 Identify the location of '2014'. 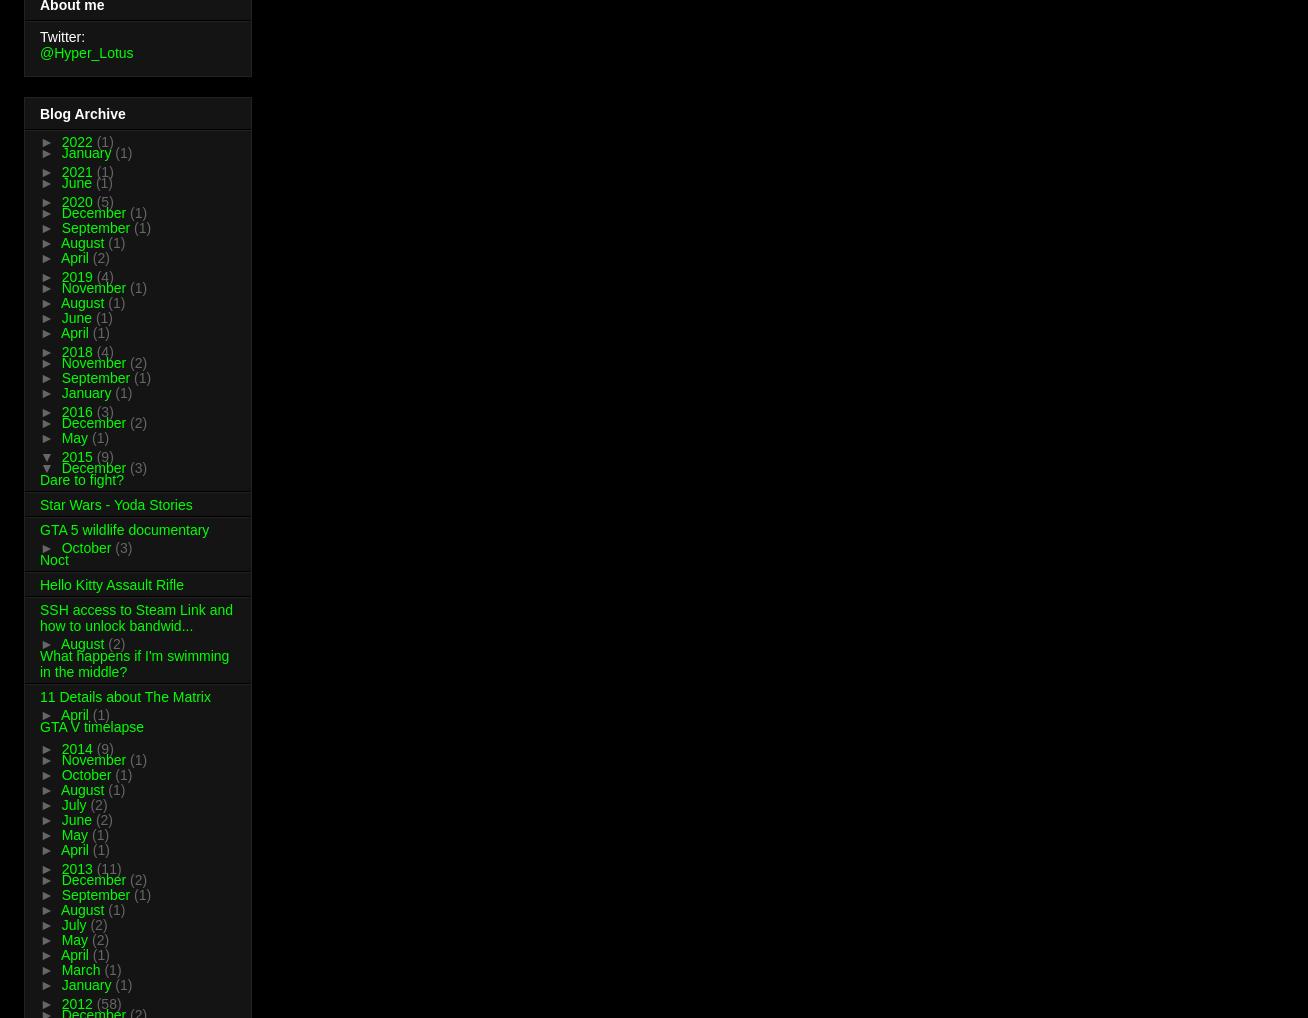
(60, 747).